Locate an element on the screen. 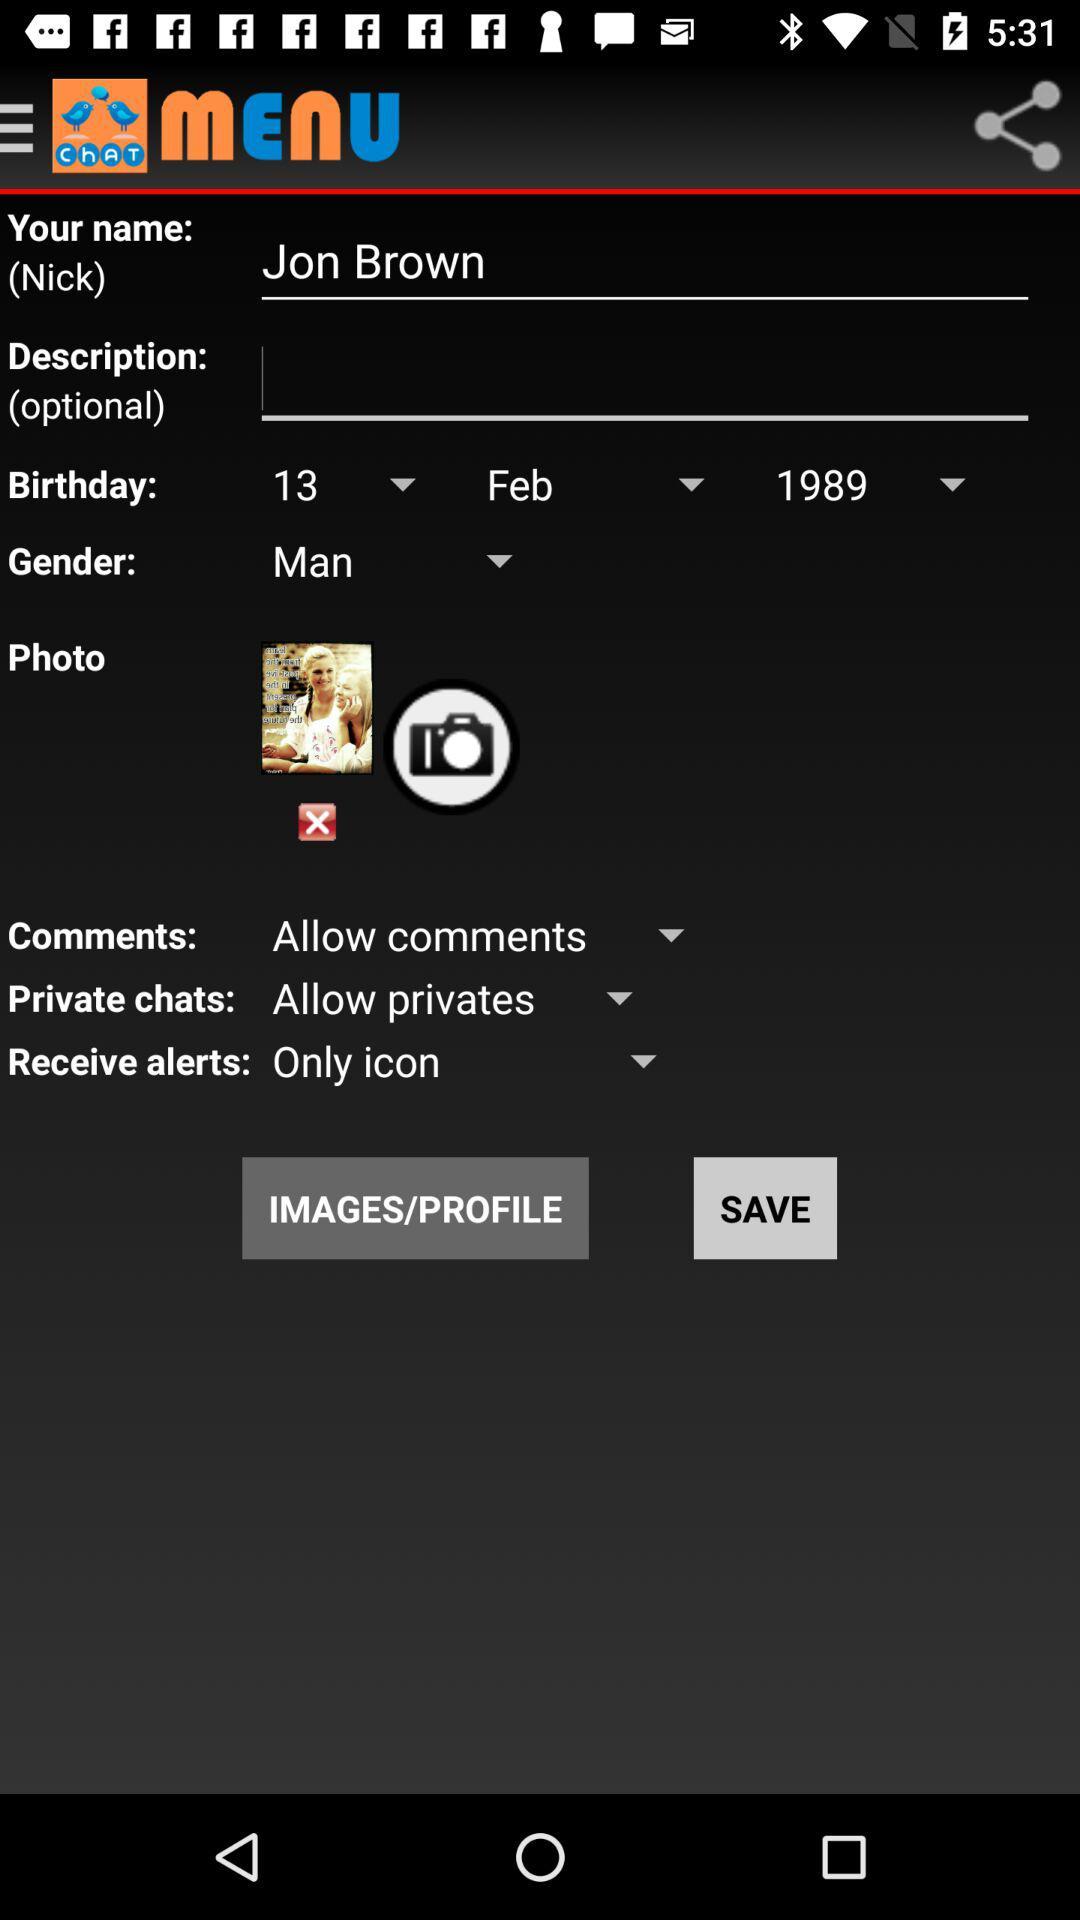  page is located at coordinates (316, 822).